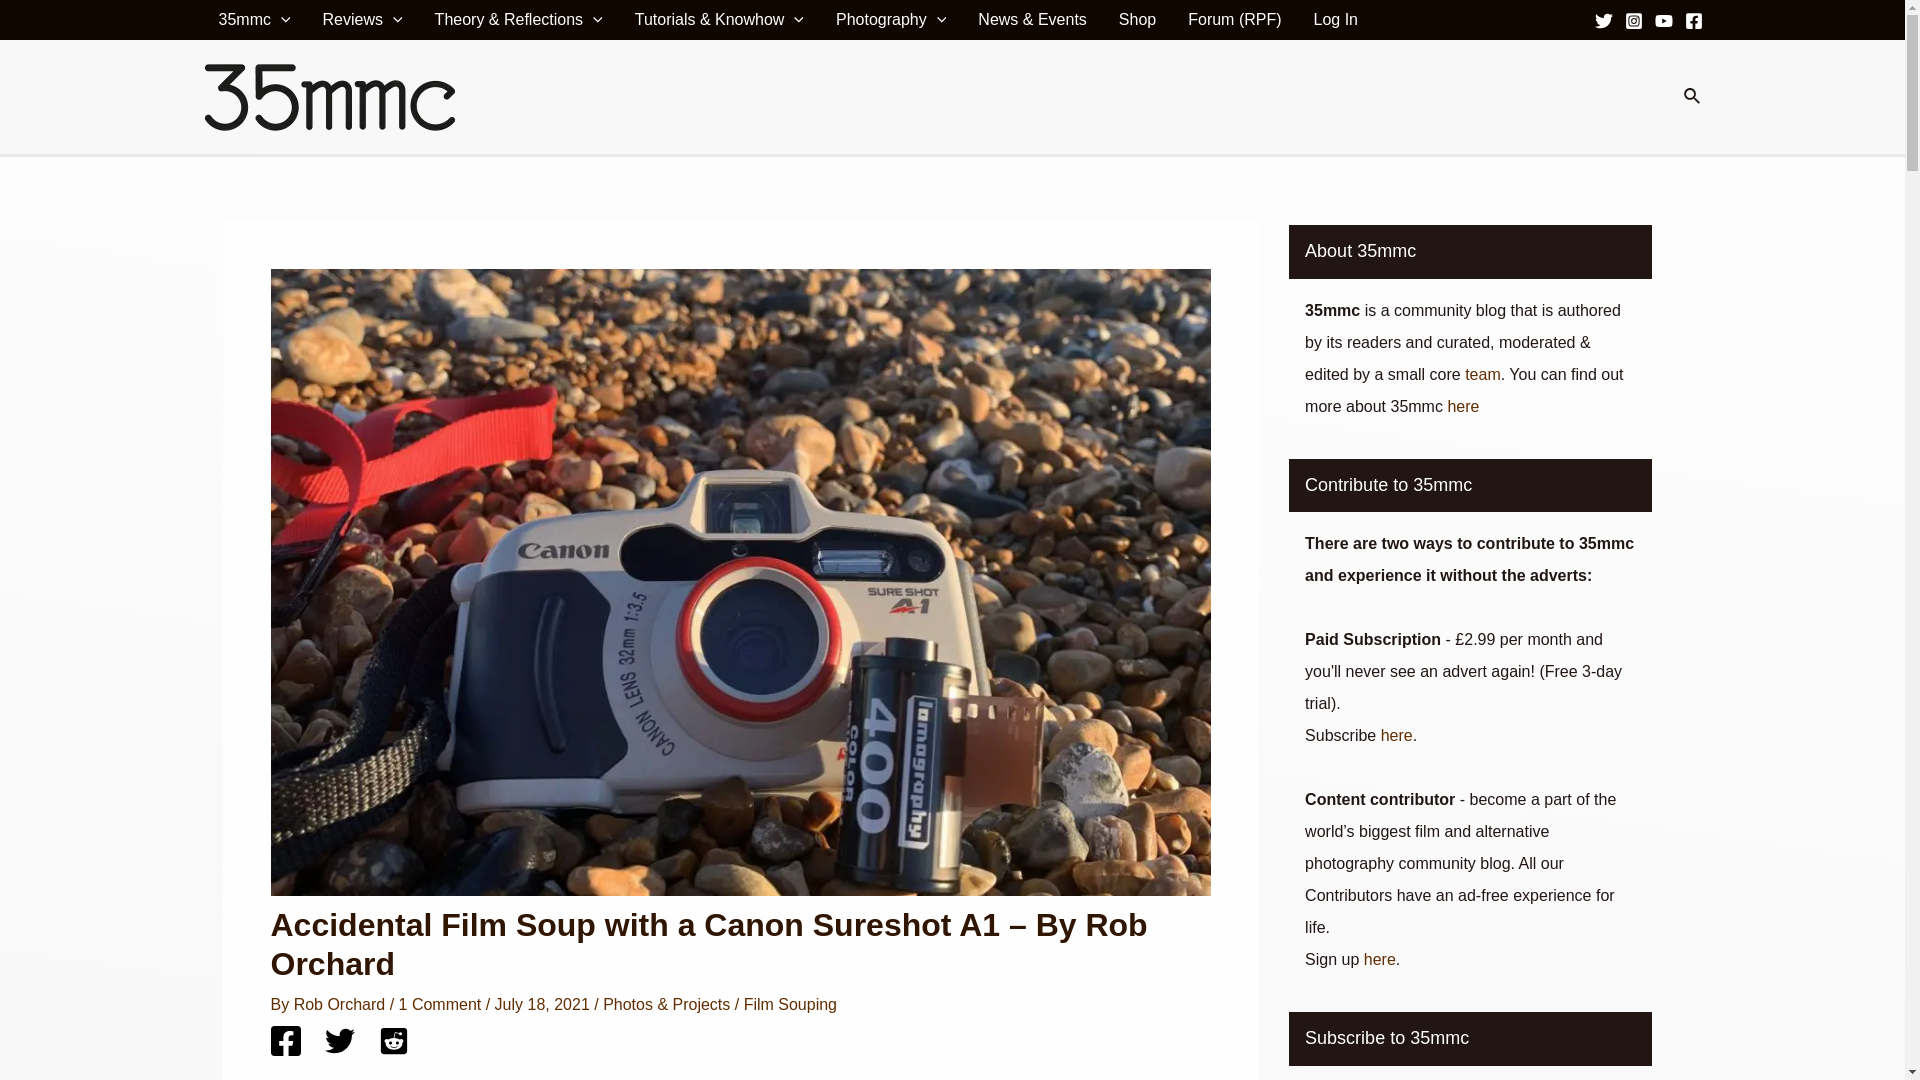 The image size is (1920, 1080). What do you see at coordinates (1692, 96) in the screenshot?
I see `'Search'` at bounding box center [1692, 96].